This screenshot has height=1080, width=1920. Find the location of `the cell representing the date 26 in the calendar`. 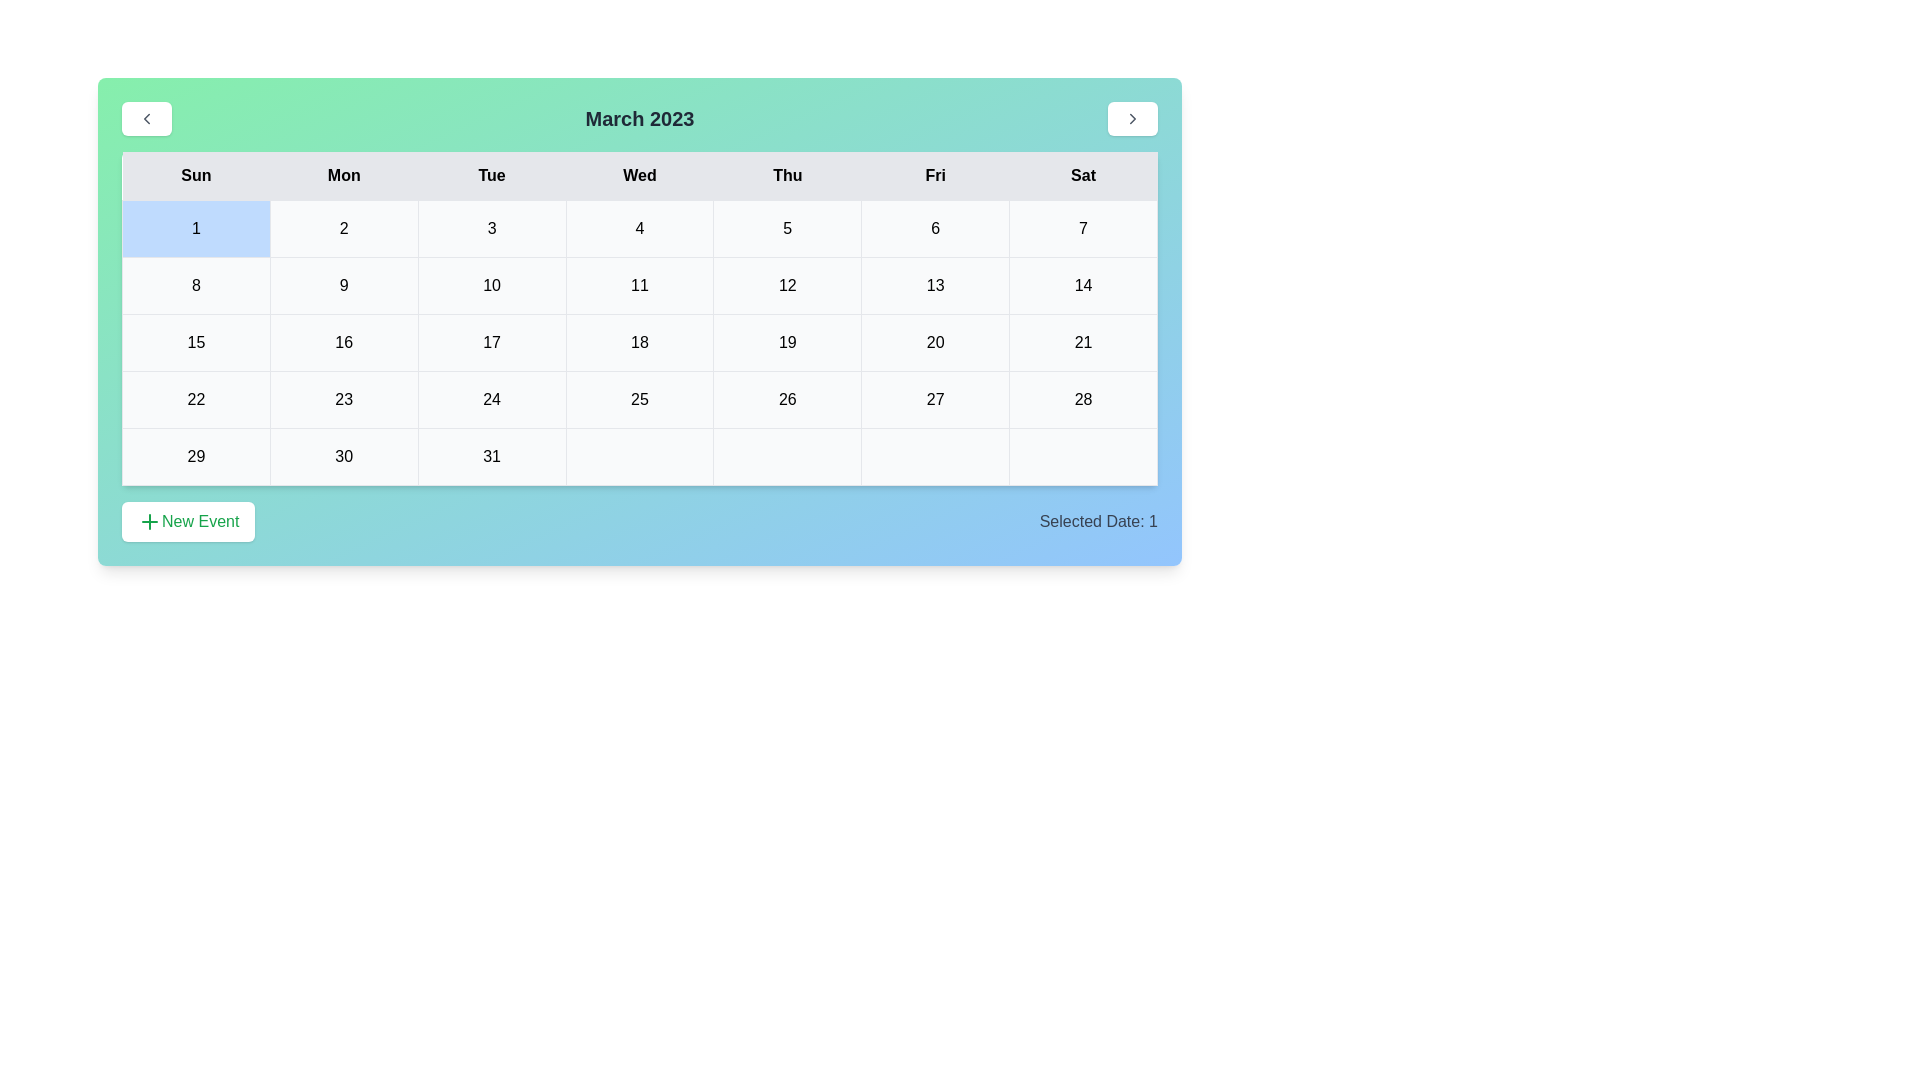

the cell representing the date 26 in the calendar is located at coordinates (786, 400).